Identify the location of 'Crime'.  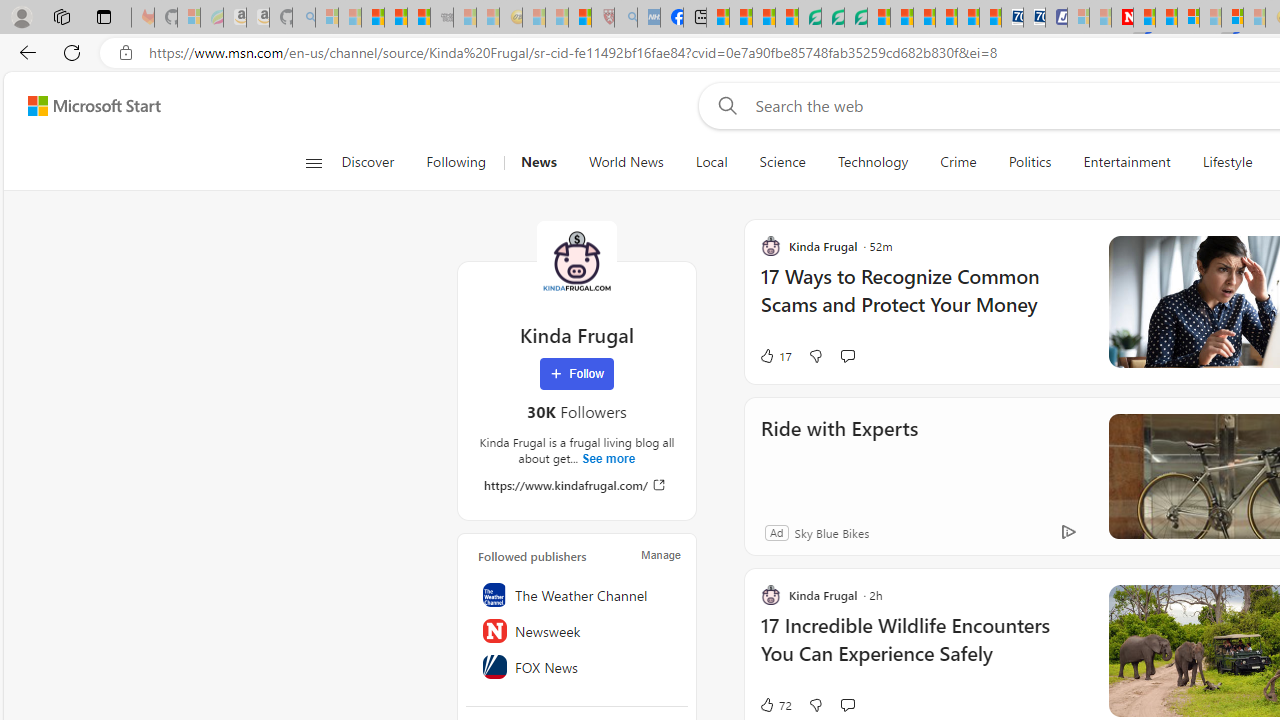
(957, 162).